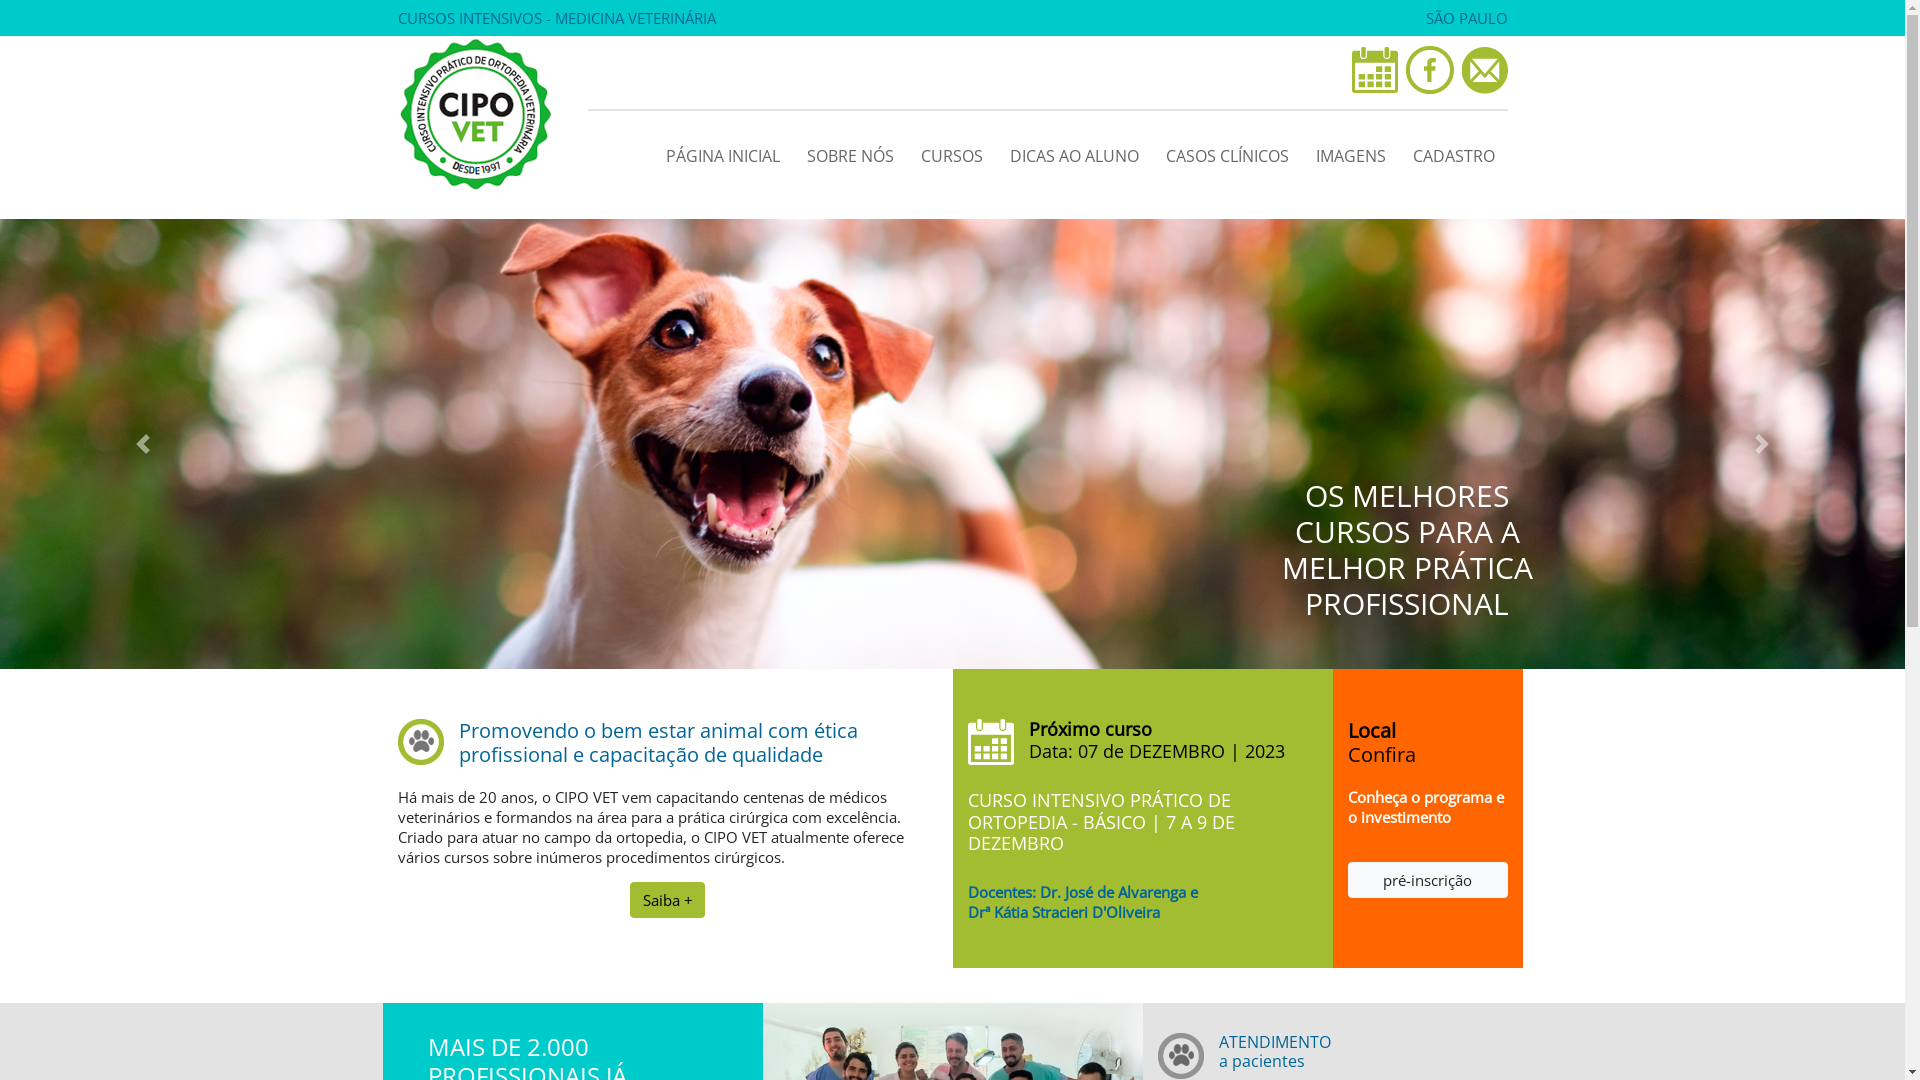 Image resolution: width=1920 pixels, height=1080 pixels. I want to click on 'CADASTRO', so click(1454, 150).